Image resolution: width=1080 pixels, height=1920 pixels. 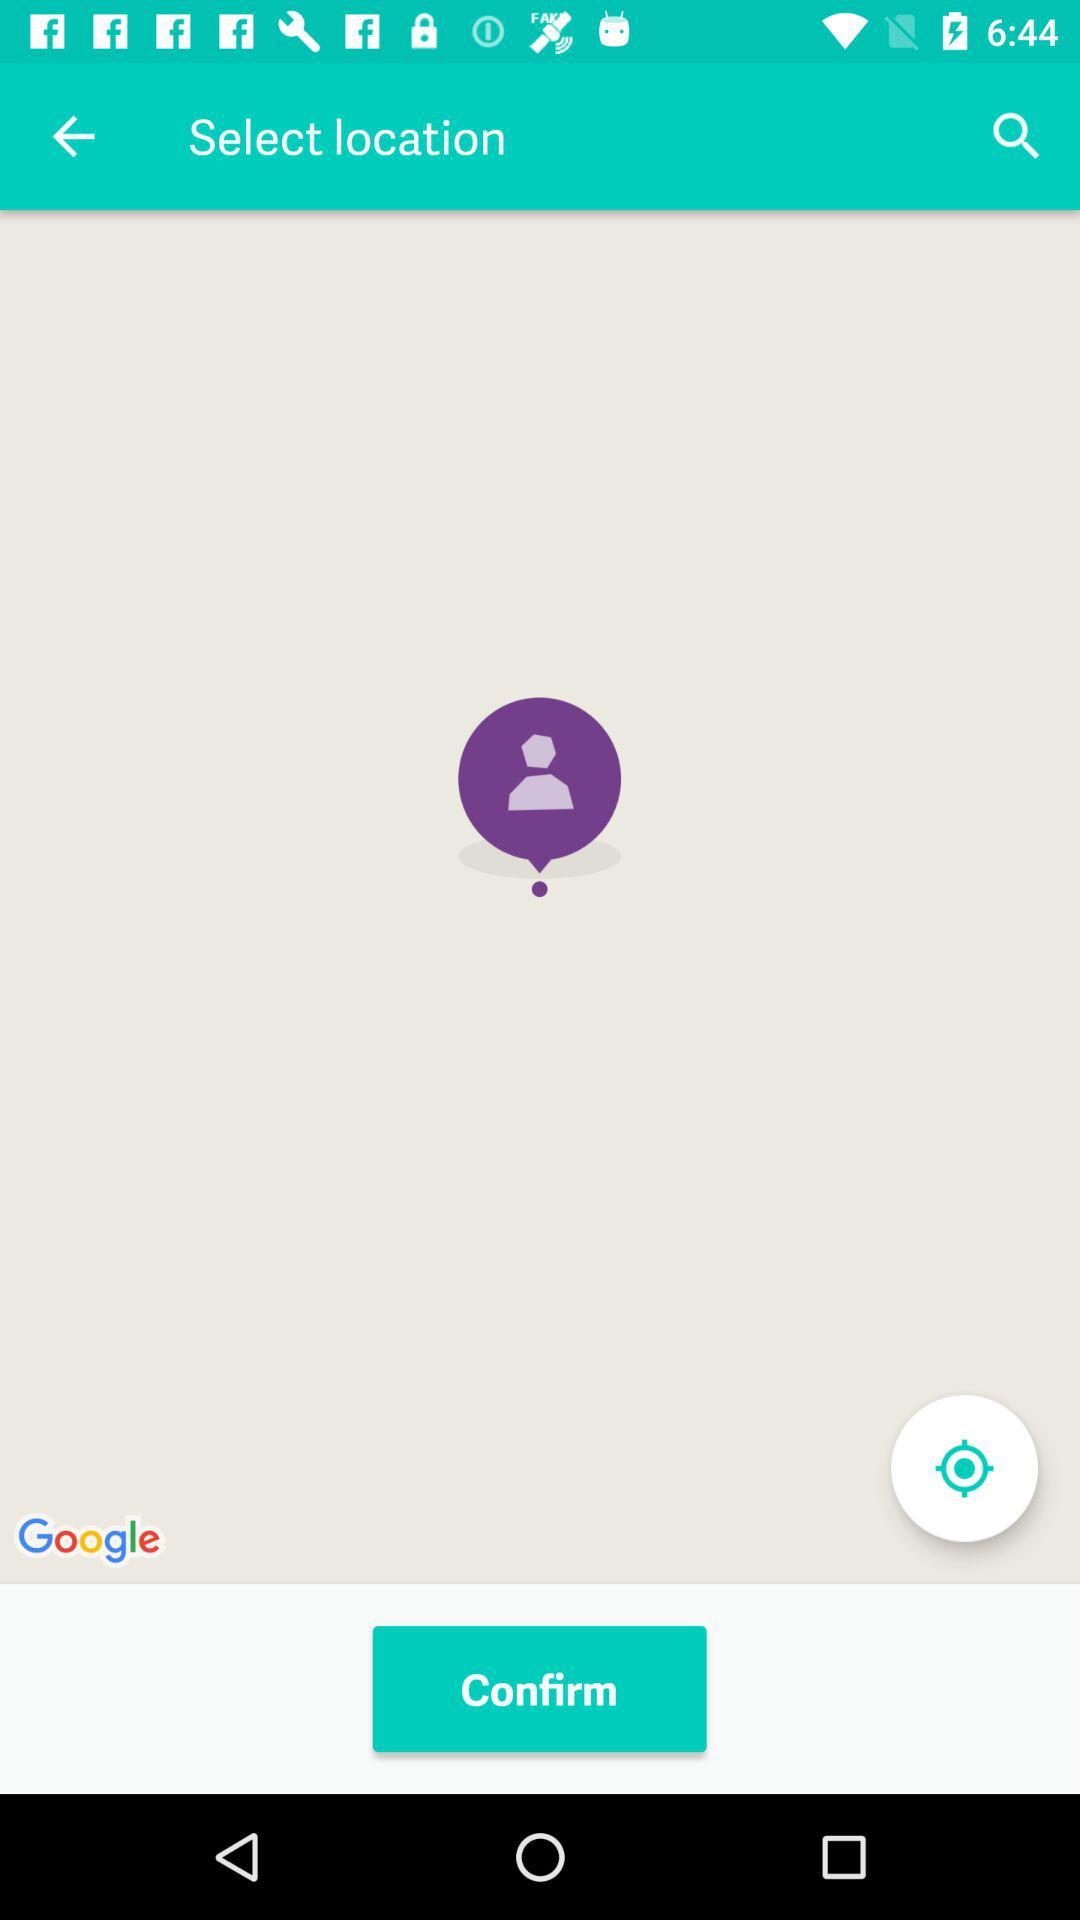 I want to click on confirm item, so click(x=538, y=1688).